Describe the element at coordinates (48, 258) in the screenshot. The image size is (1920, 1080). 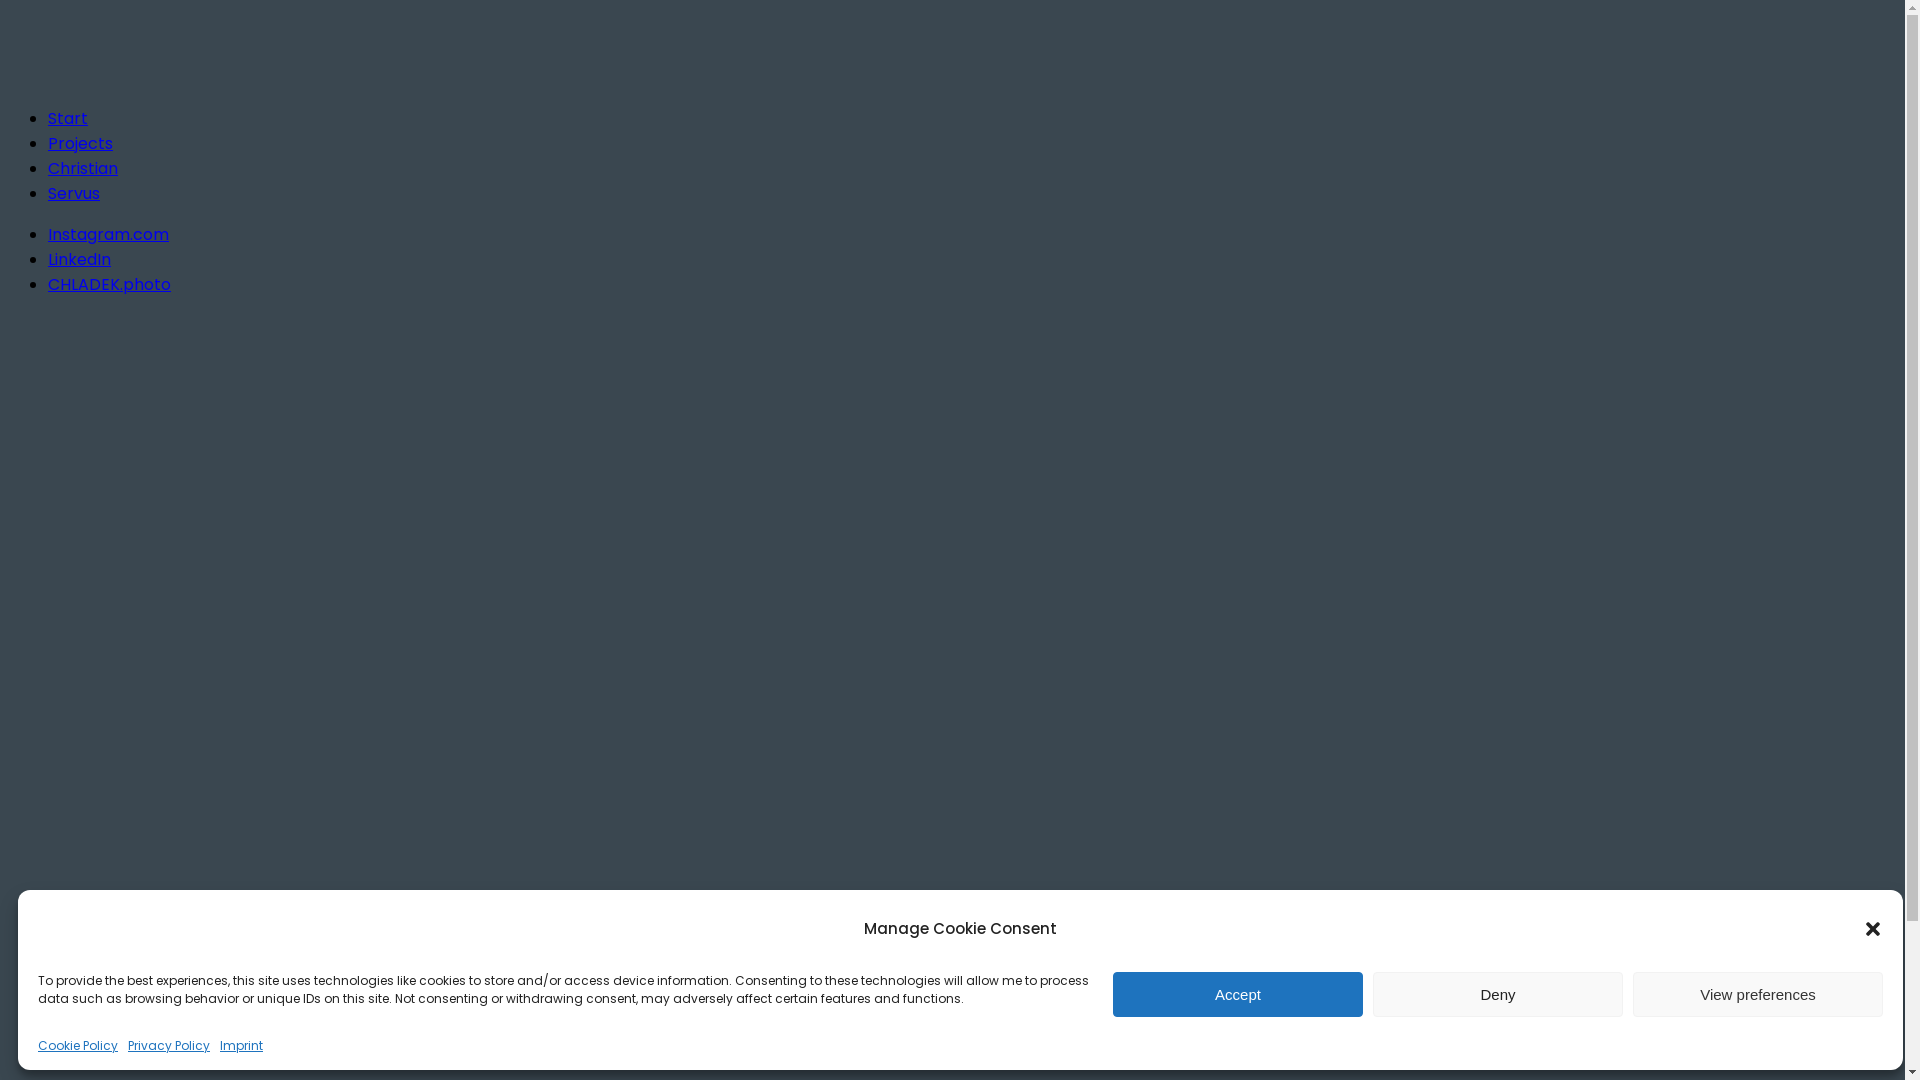
I see `'LinkedIn'` at that location.